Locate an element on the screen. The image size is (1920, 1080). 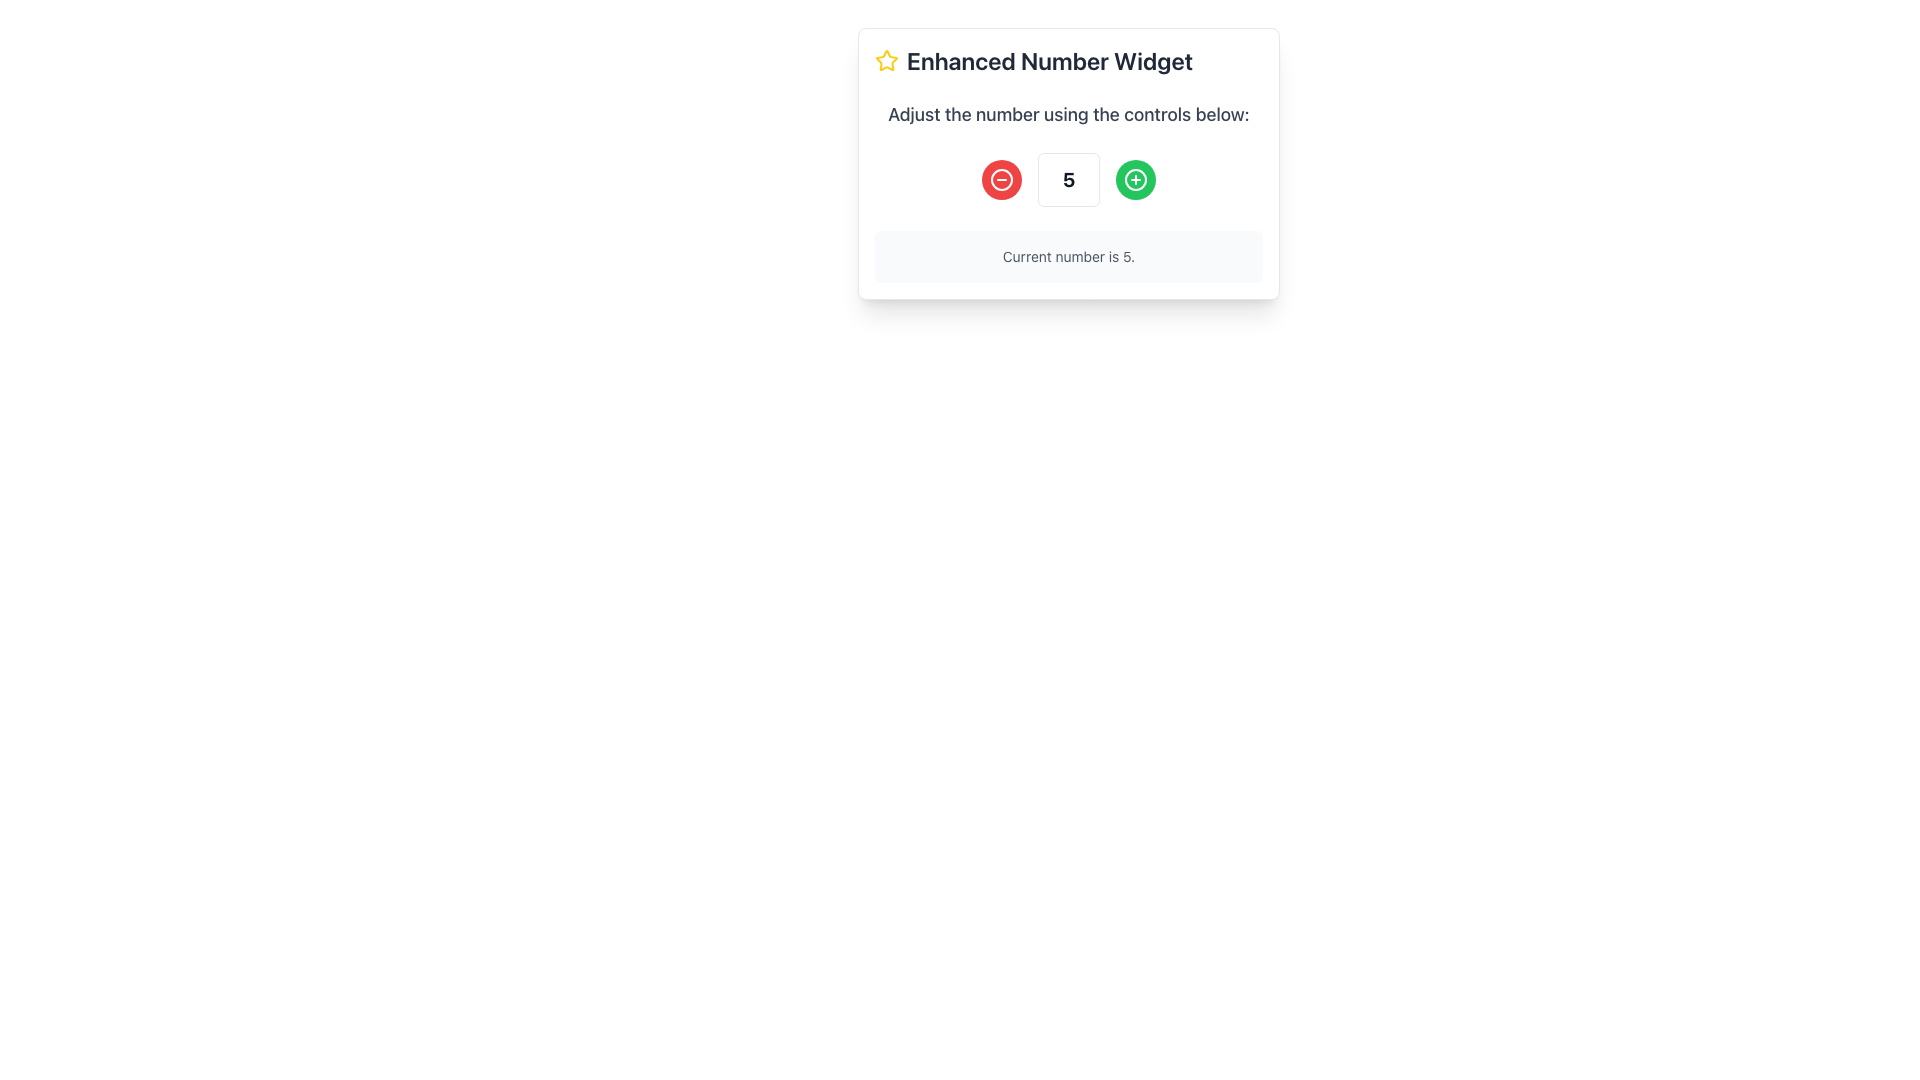
the innermost SVG Circle element located on the right side of the control panel of the widget is located at coordinates (1136, 180).